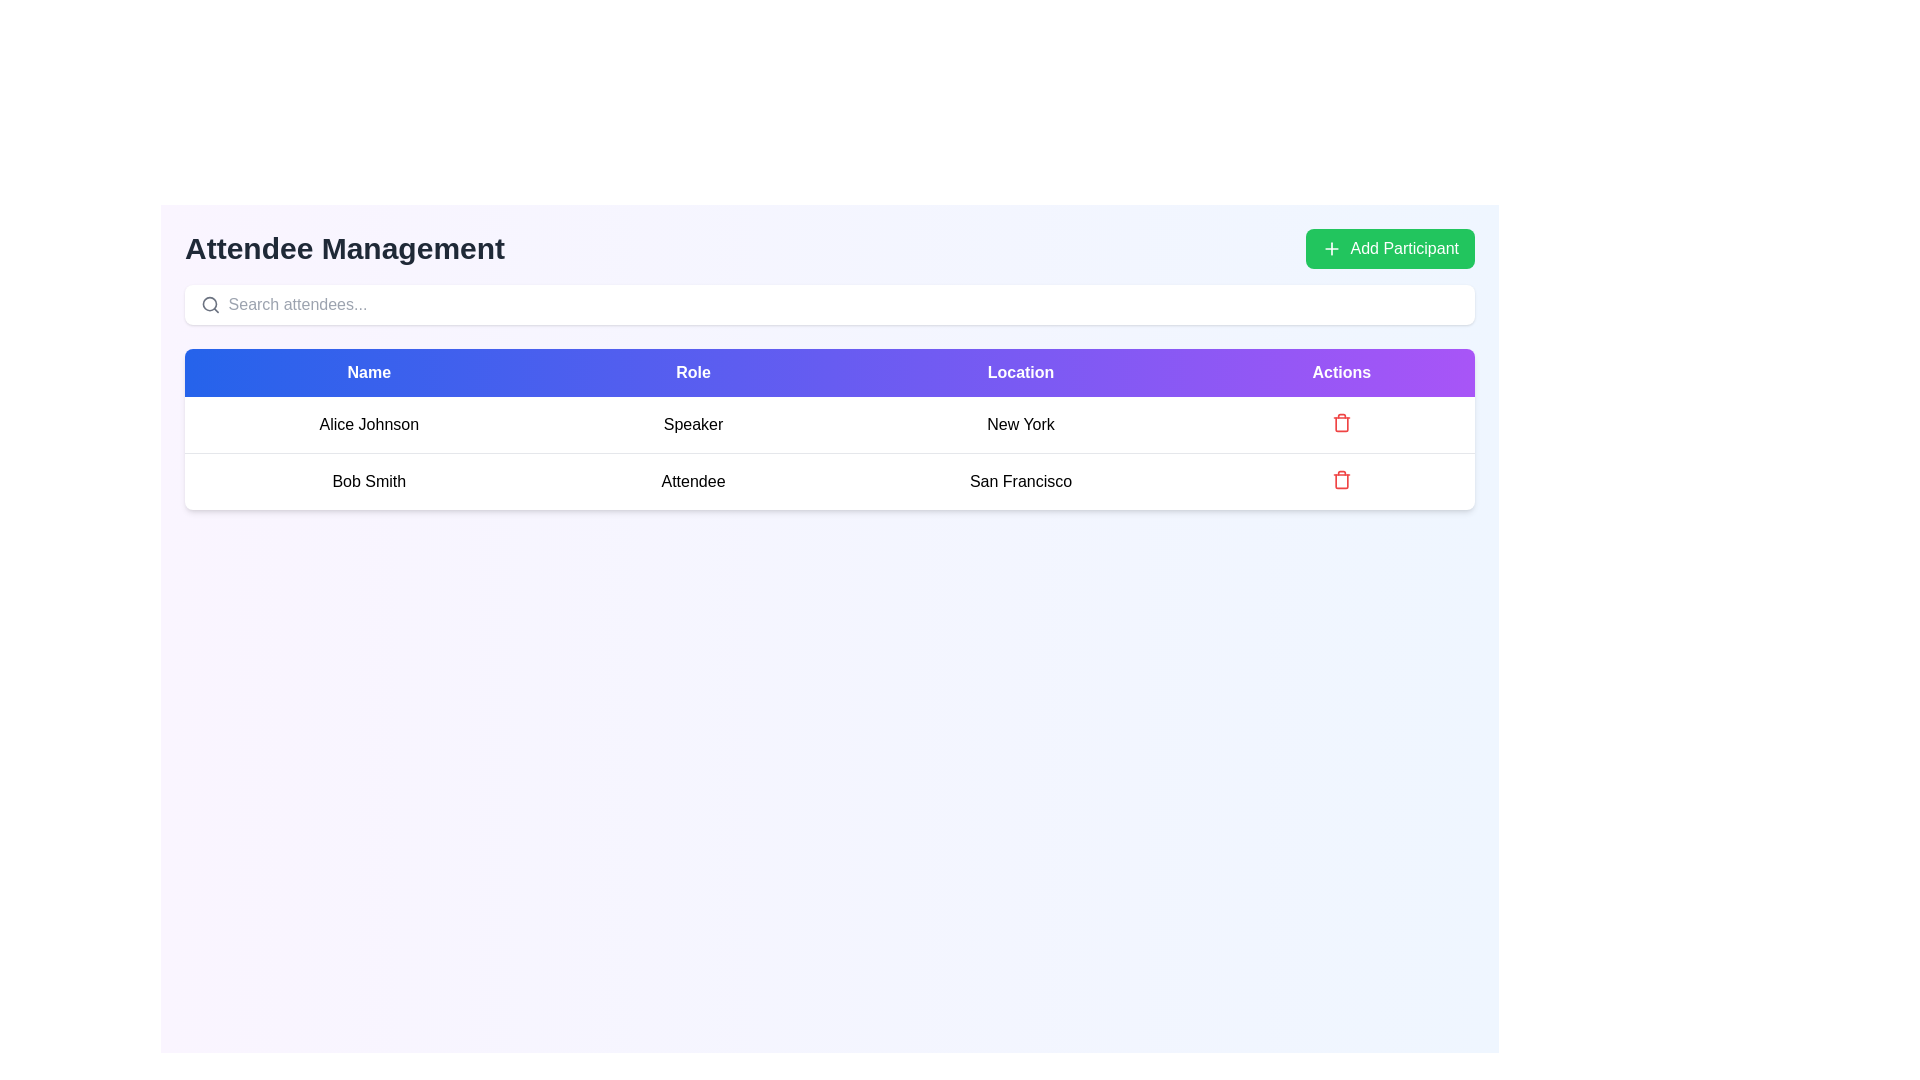  Describe the element at coordinates (210, 304) in the screenshot. I see `the filled circle located inside the magnifying glass icon, which is part of the search icon group, positioned to the left of the 'Search attendees...' text input field` at that location.